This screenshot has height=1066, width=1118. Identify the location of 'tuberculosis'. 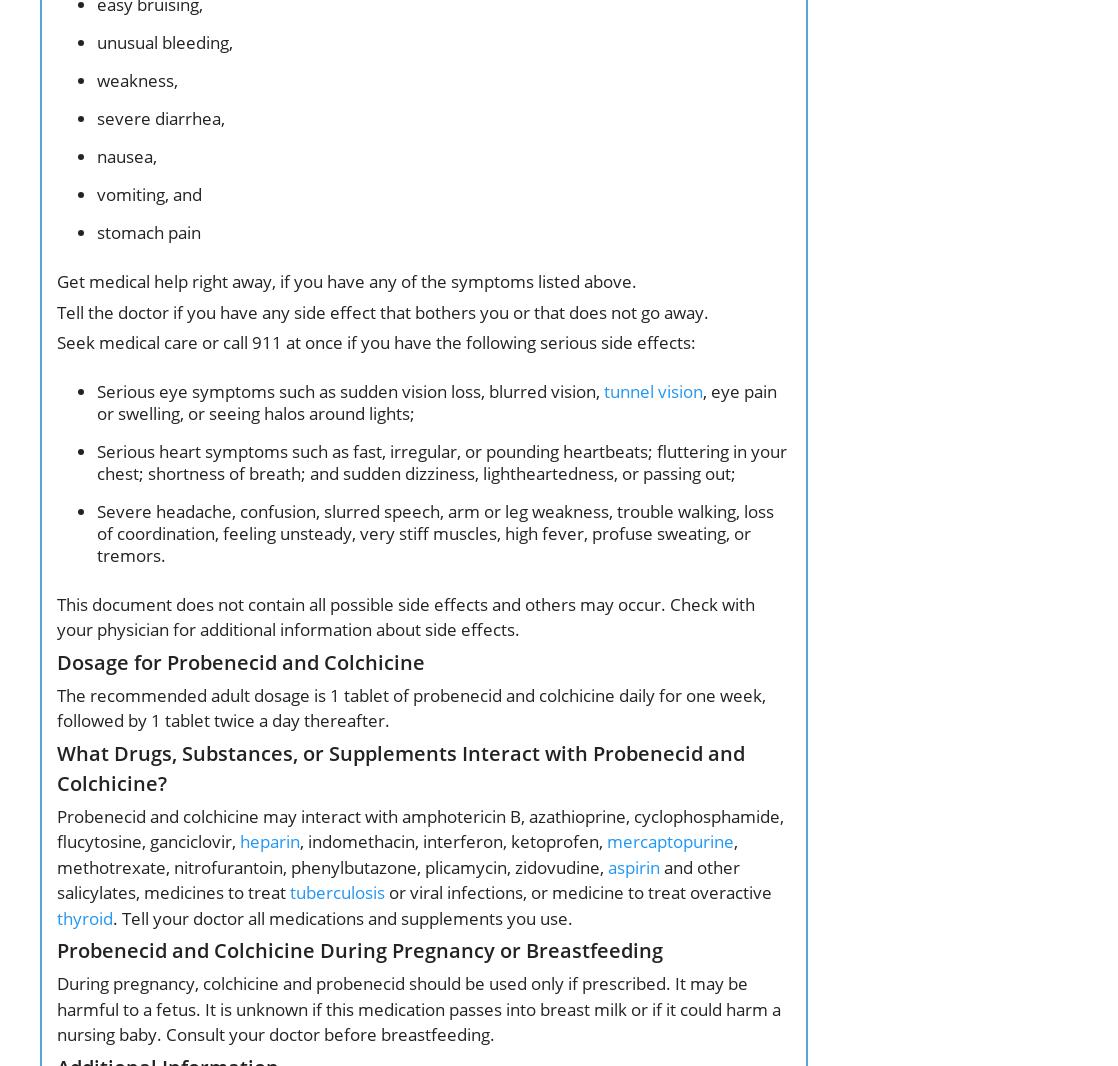
(336, 892).